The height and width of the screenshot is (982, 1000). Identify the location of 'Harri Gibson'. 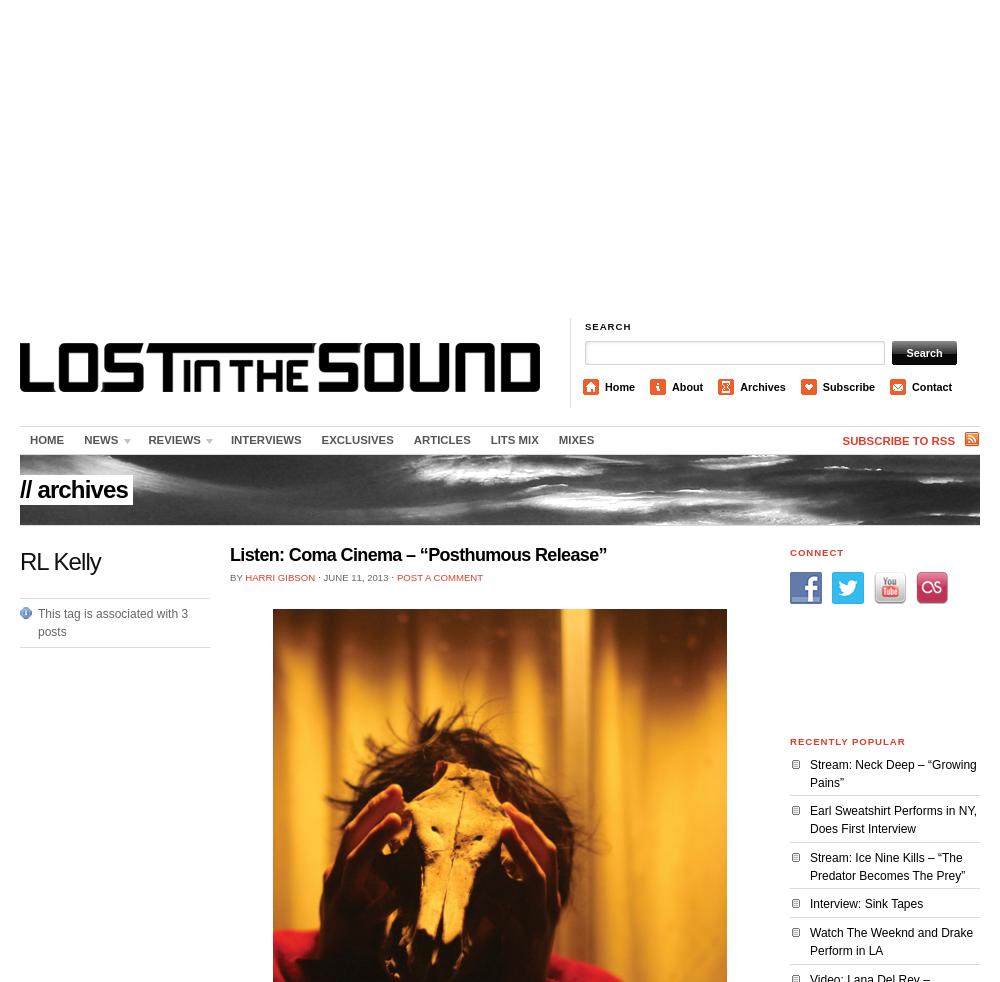
(280, 576).